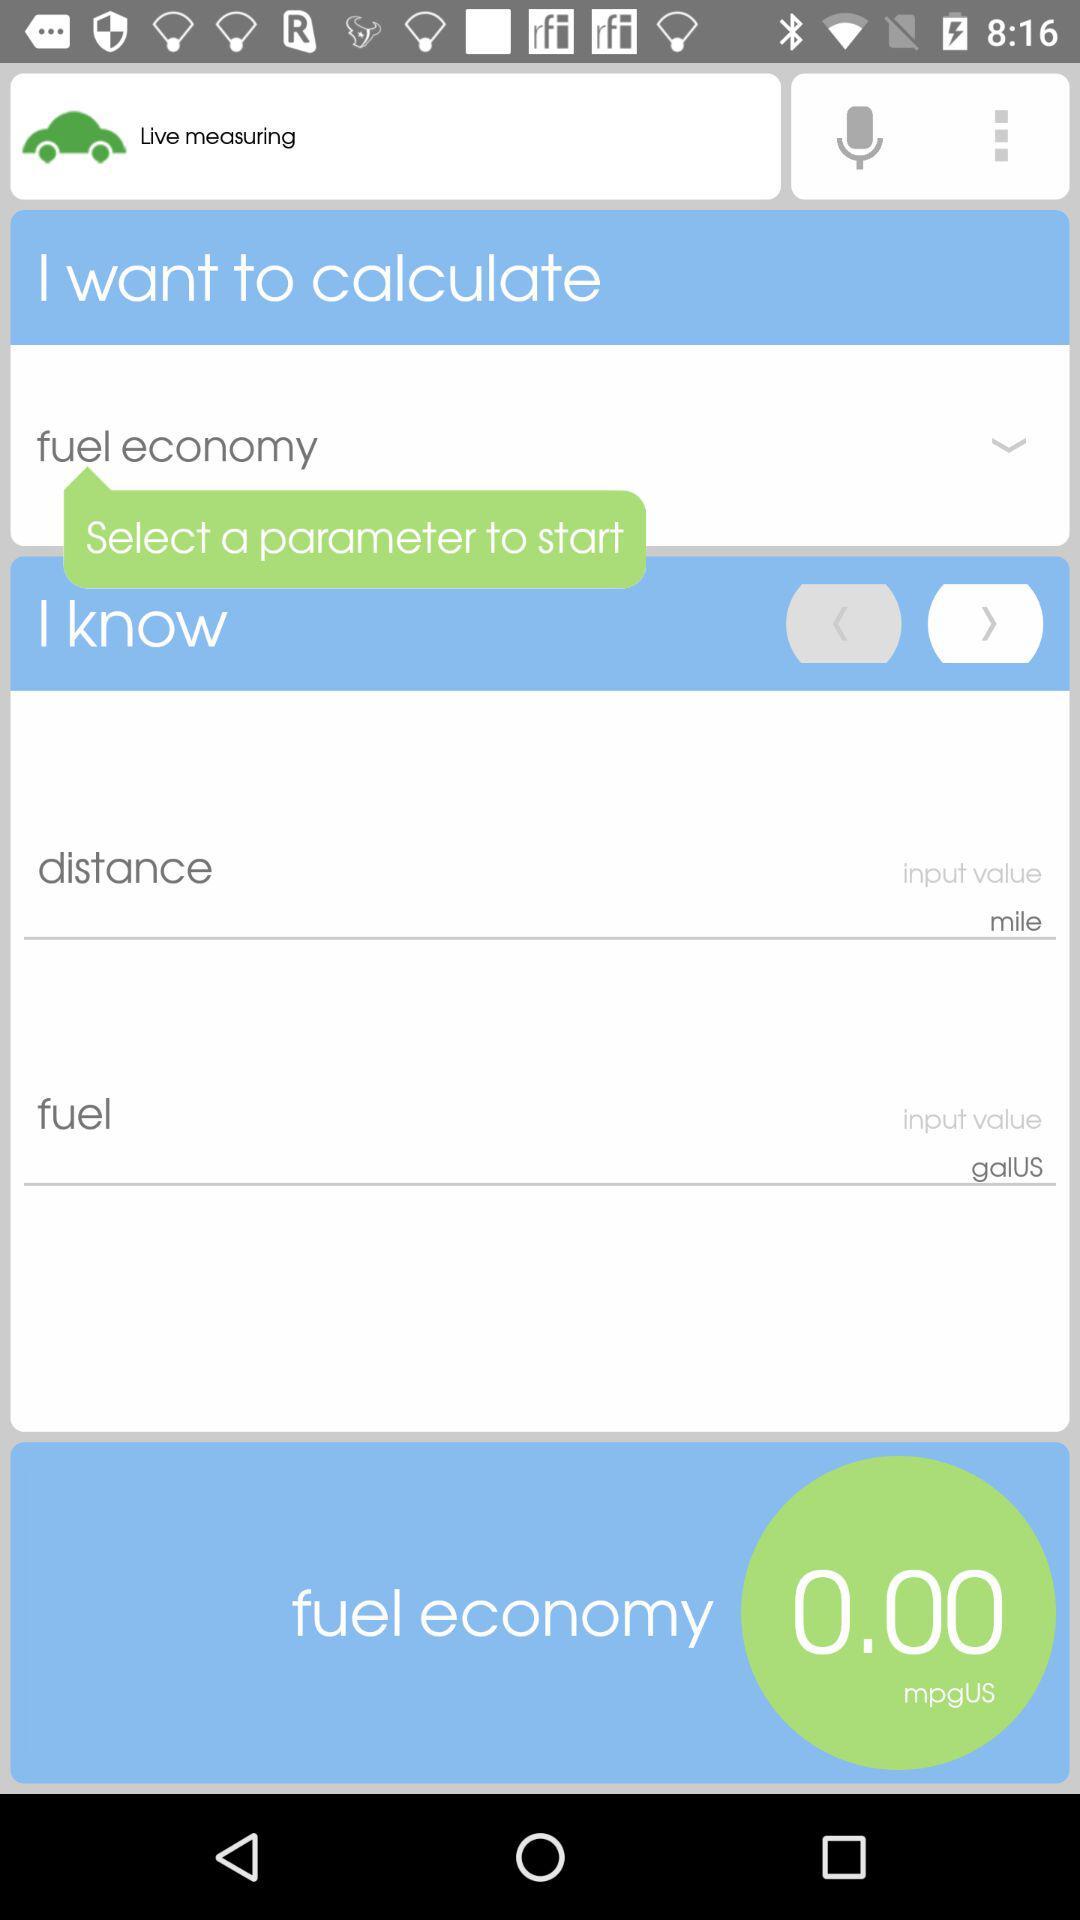 This screenshot has width=1080, height=1920. What do you see at coordinates (858, 135) in the screenshot?
I see `the microphone icon` at bounding box center [858, 135].